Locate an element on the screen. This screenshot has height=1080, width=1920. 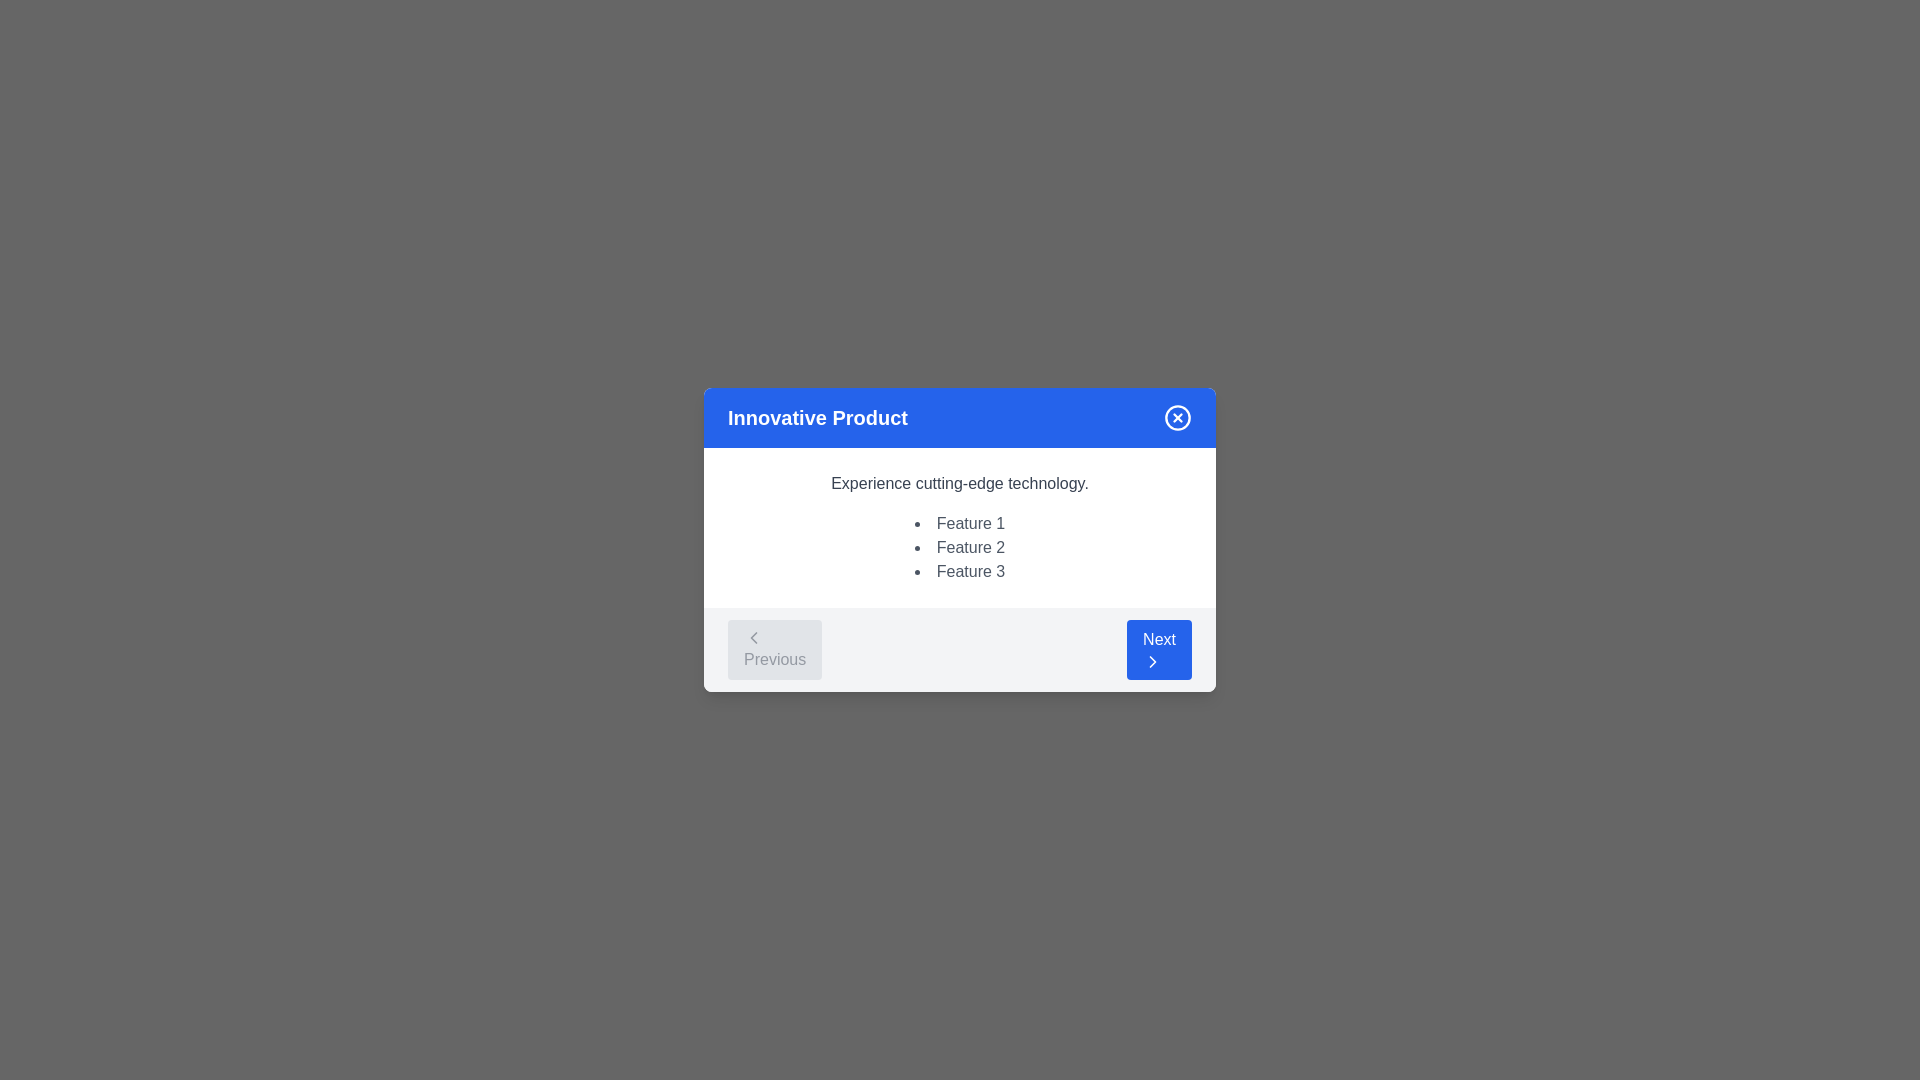
the Text List element located near the center of the modal window, below the header 'Innovative Product' is located at coordinates (960, 540).